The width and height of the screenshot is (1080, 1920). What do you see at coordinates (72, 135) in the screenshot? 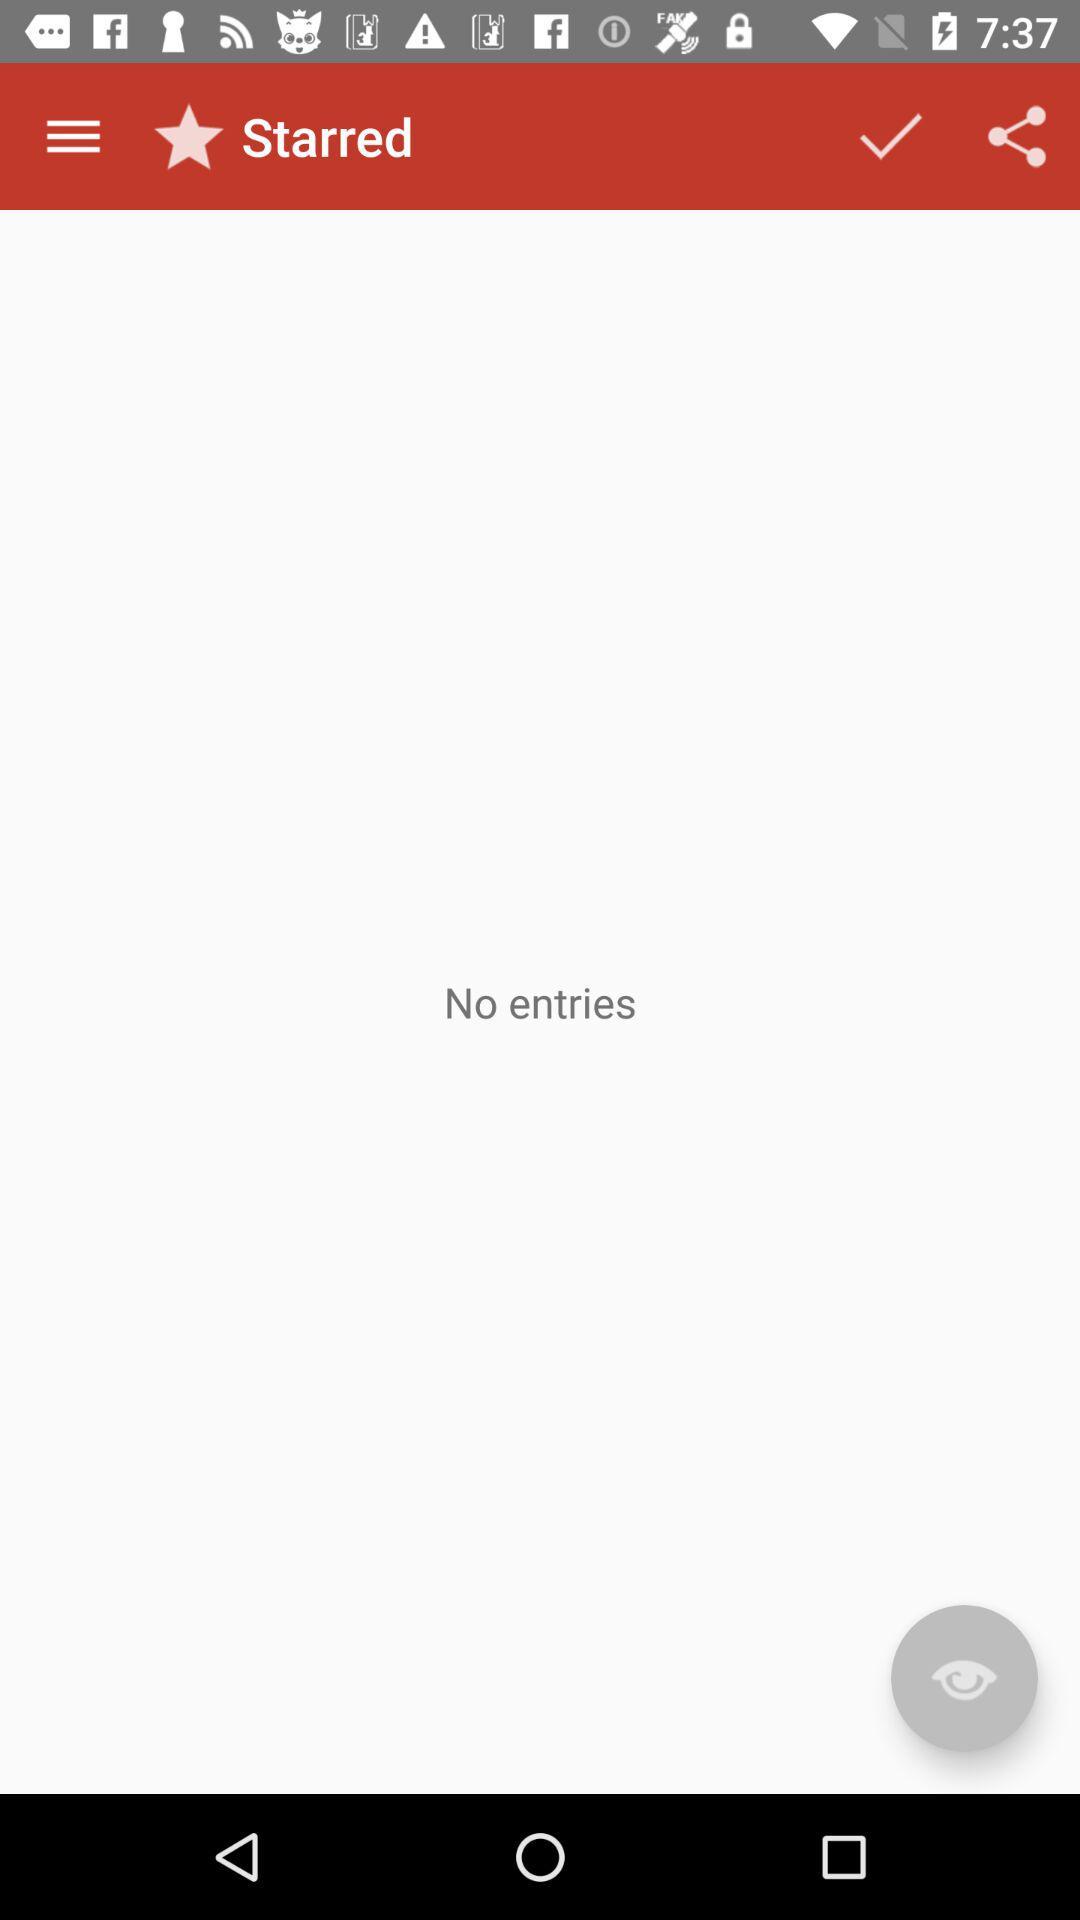
I see `icon above no entries app` at bounding box center [72, 135].